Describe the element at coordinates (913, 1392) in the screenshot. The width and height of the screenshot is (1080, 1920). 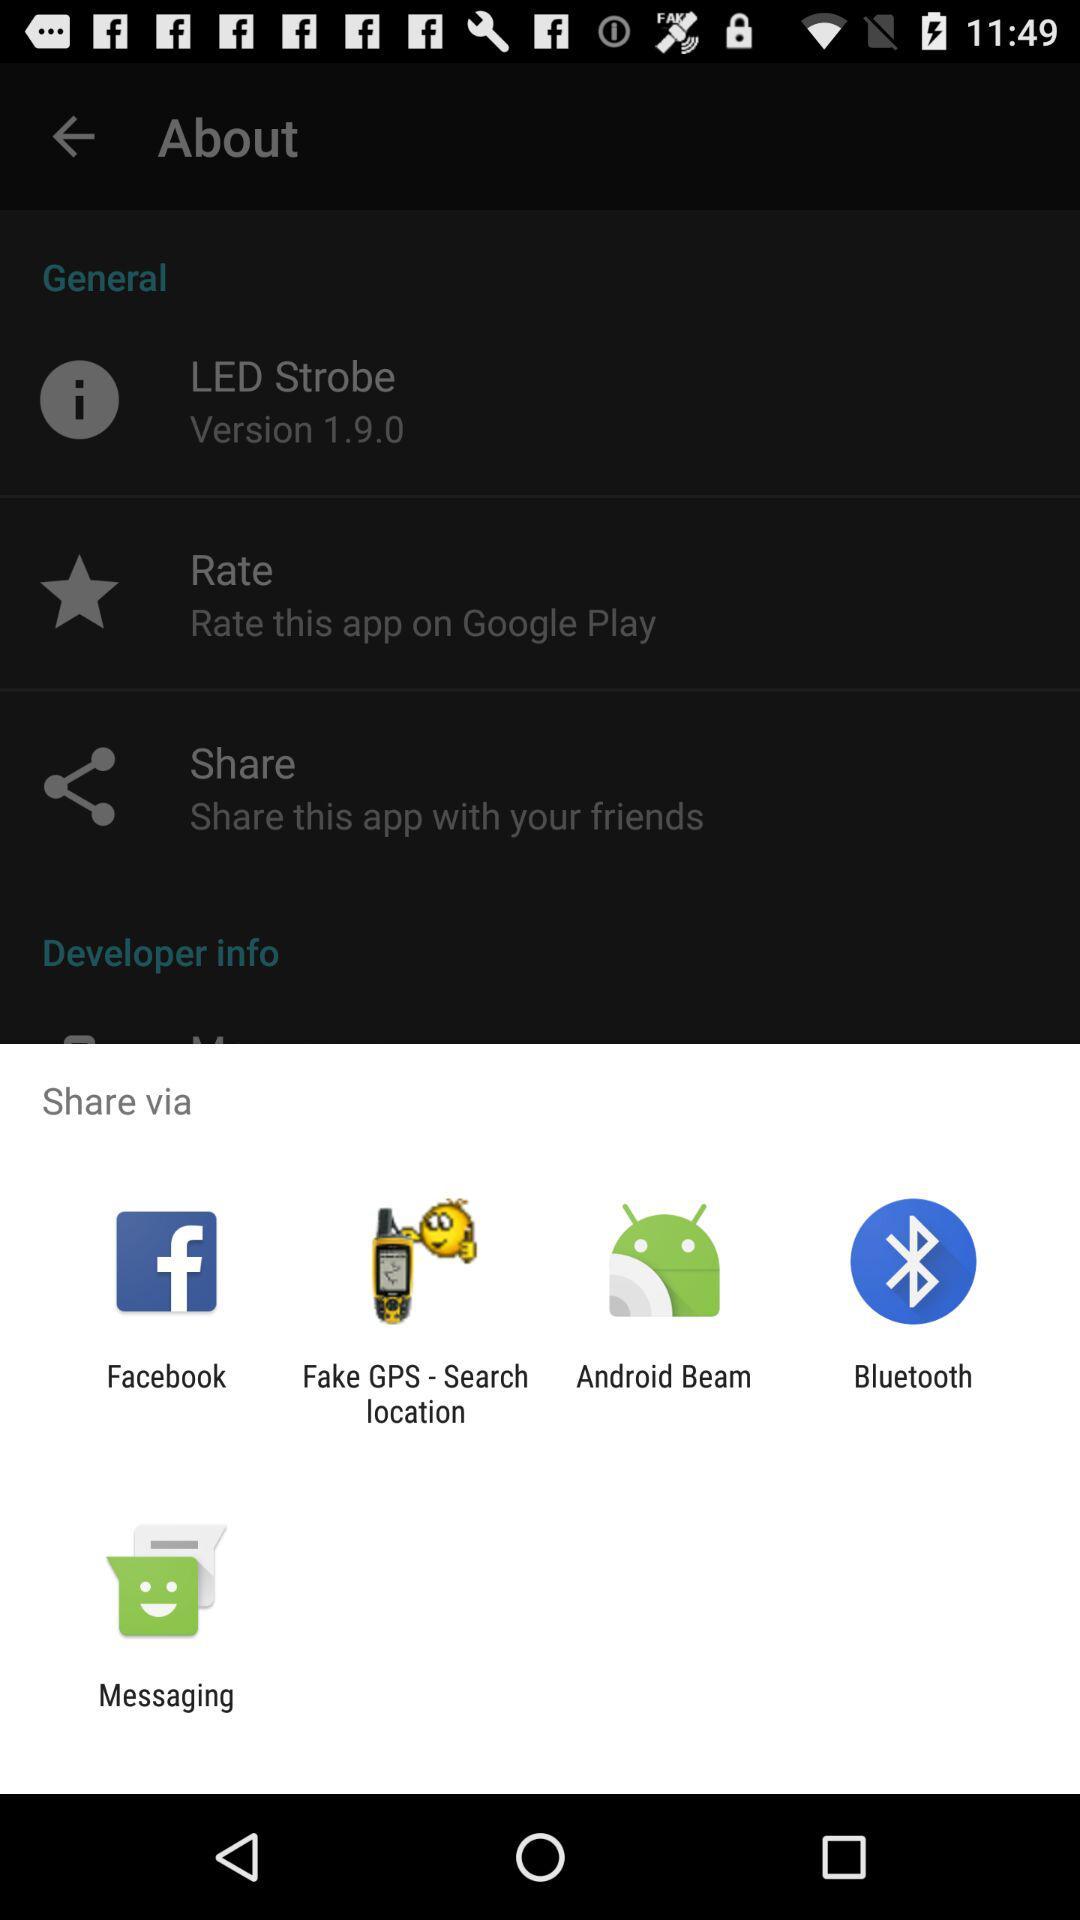
I see `icon next to the android beam icon` at that location.